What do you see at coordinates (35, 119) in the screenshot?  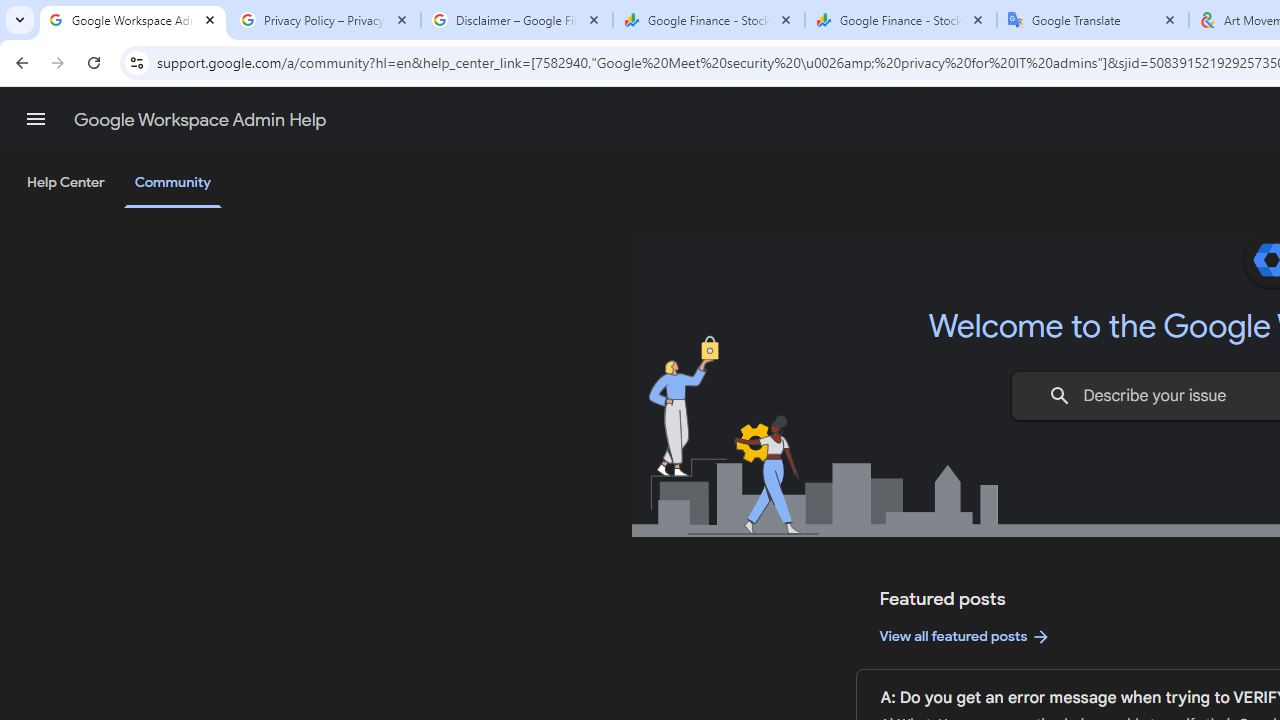 I see `'Main menu'` at bounding box center [35, 119].